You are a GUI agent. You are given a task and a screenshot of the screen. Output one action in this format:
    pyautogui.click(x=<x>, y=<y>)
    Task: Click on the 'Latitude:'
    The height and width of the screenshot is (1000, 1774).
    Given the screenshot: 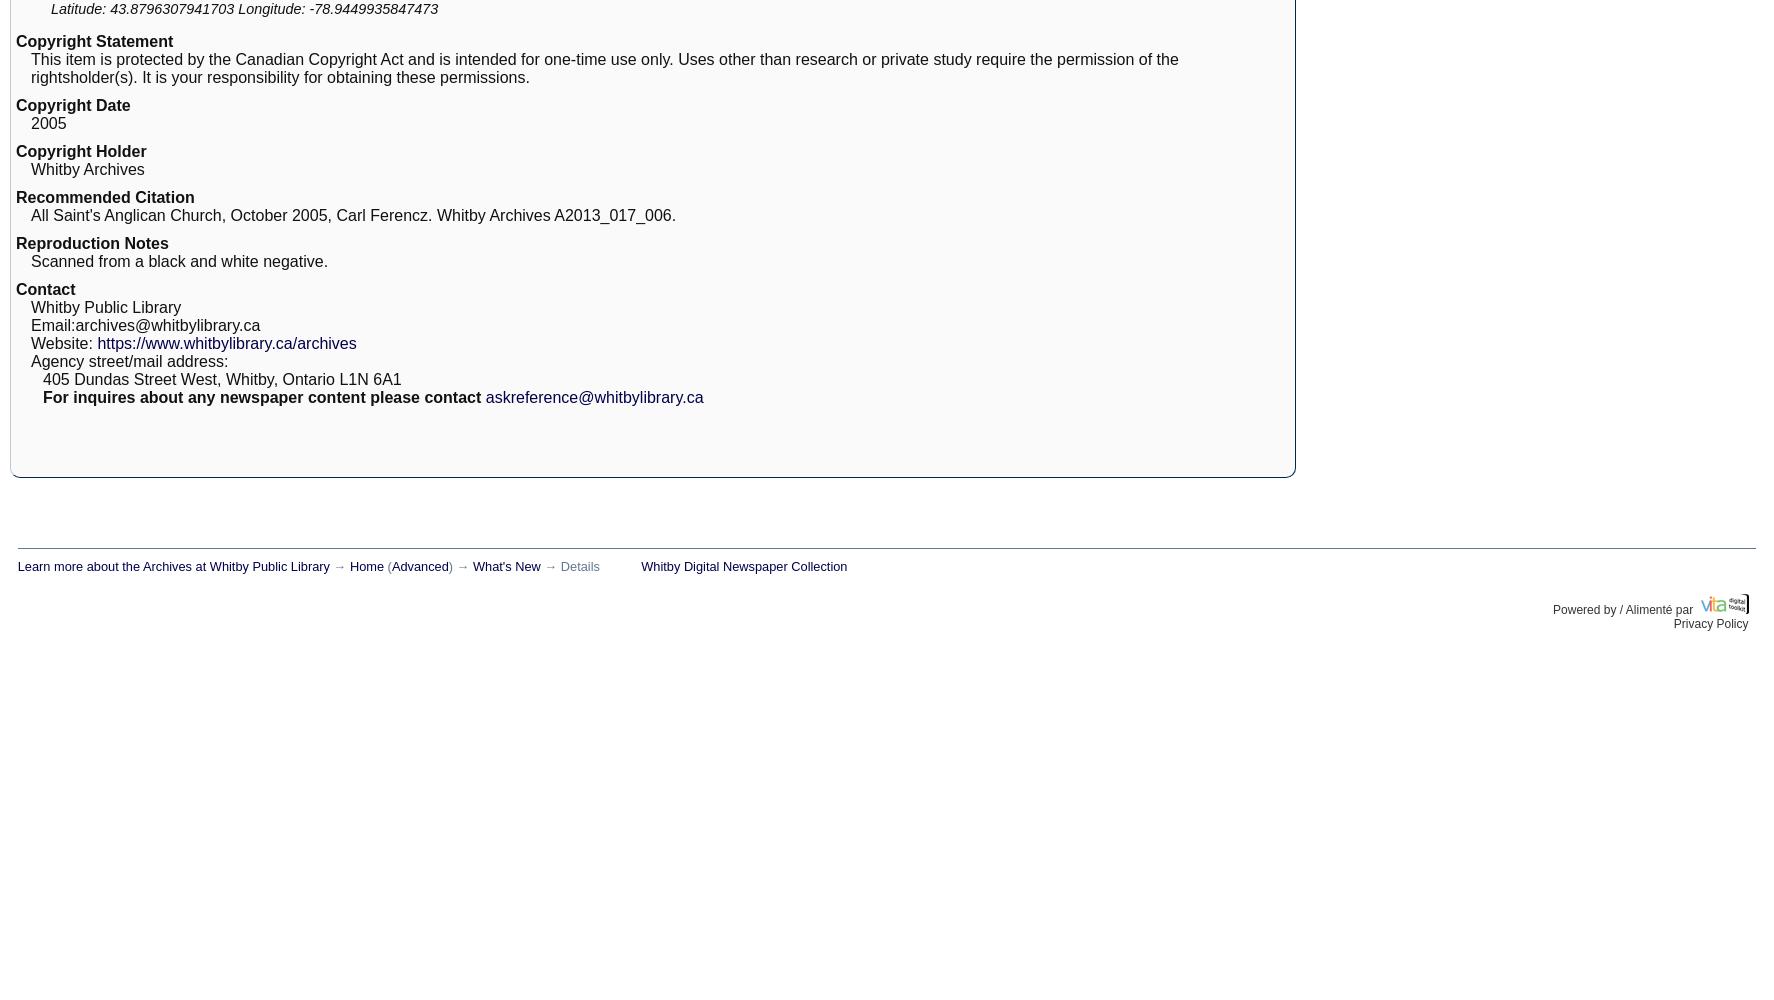 What is the action you would take?
    pyautogui.click(x=49, y=9)
    